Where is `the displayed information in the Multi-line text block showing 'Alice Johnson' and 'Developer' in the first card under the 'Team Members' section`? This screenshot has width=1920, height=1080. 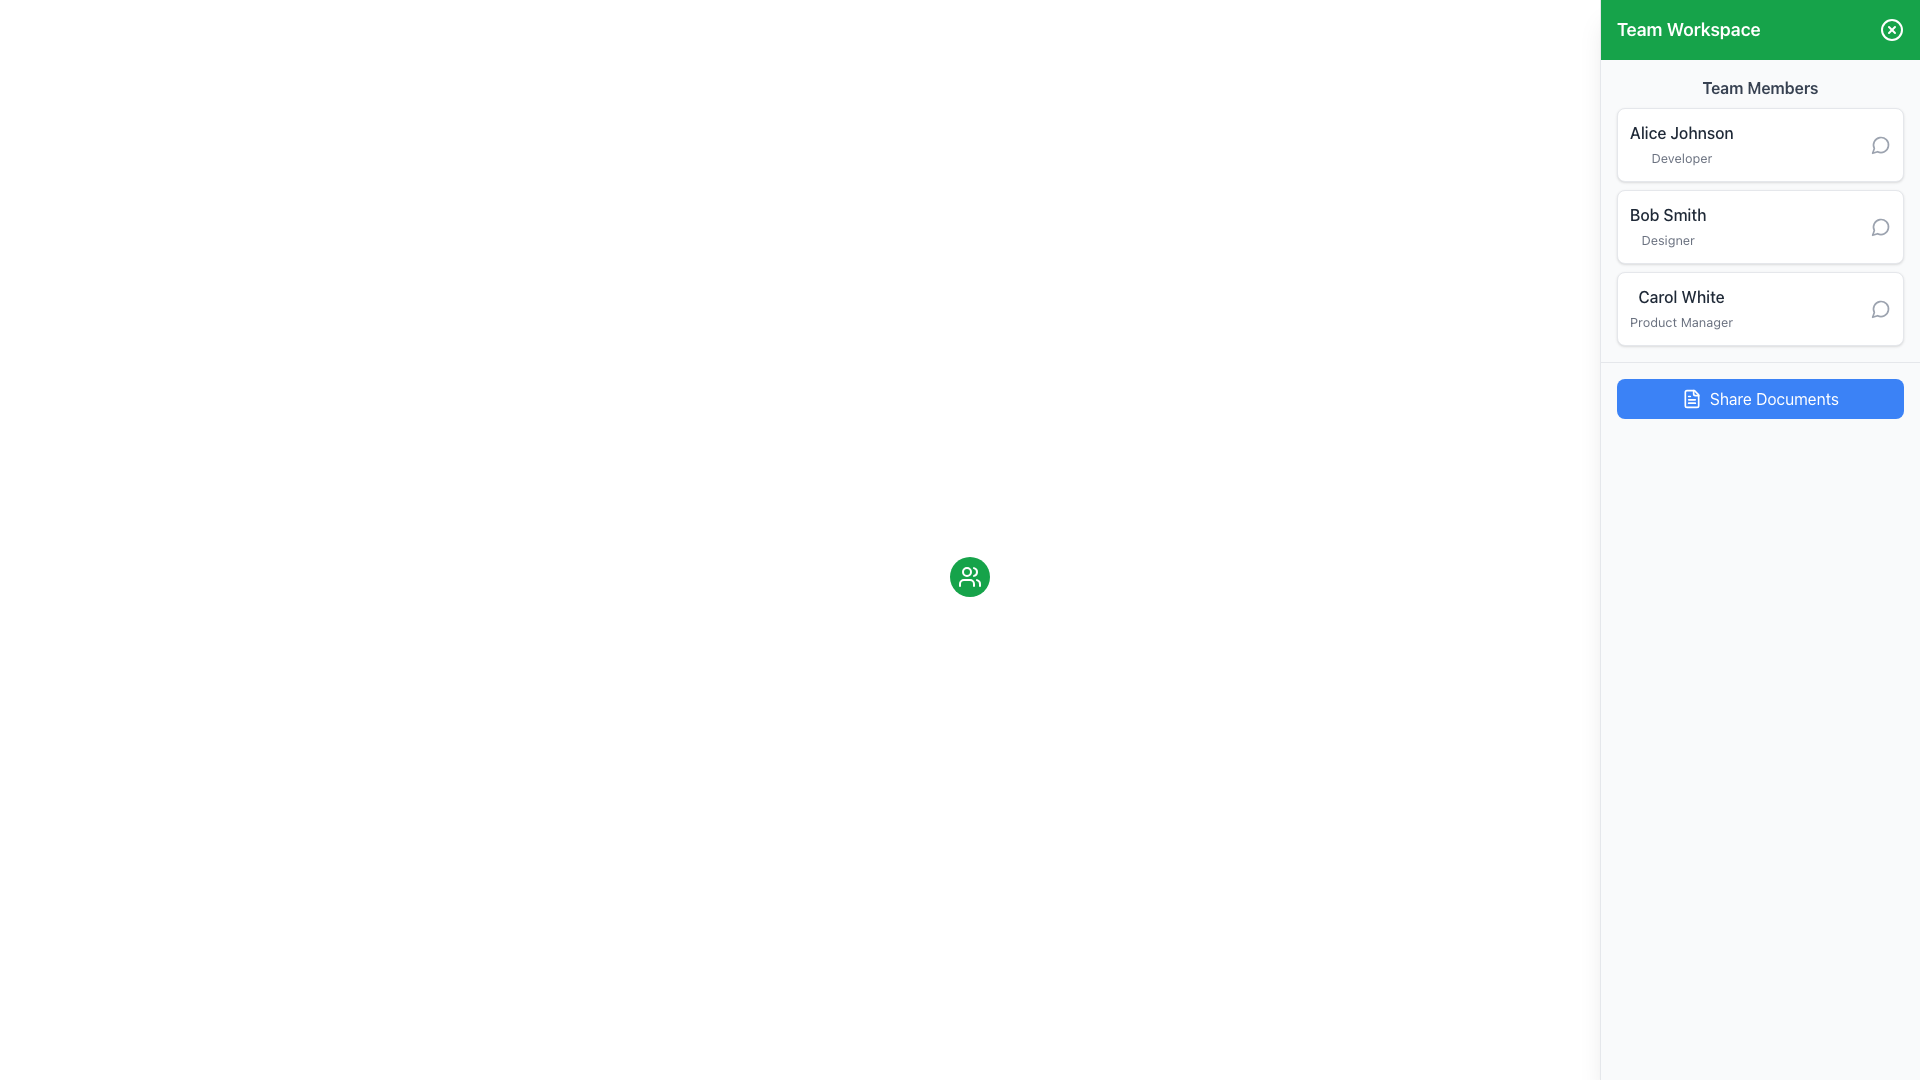 the displayed information in the Multi-line text block showing 'Alice Johnson' and 'Developer' in the first card under the 'Team Members' section is located at coordinates (1680, 144).